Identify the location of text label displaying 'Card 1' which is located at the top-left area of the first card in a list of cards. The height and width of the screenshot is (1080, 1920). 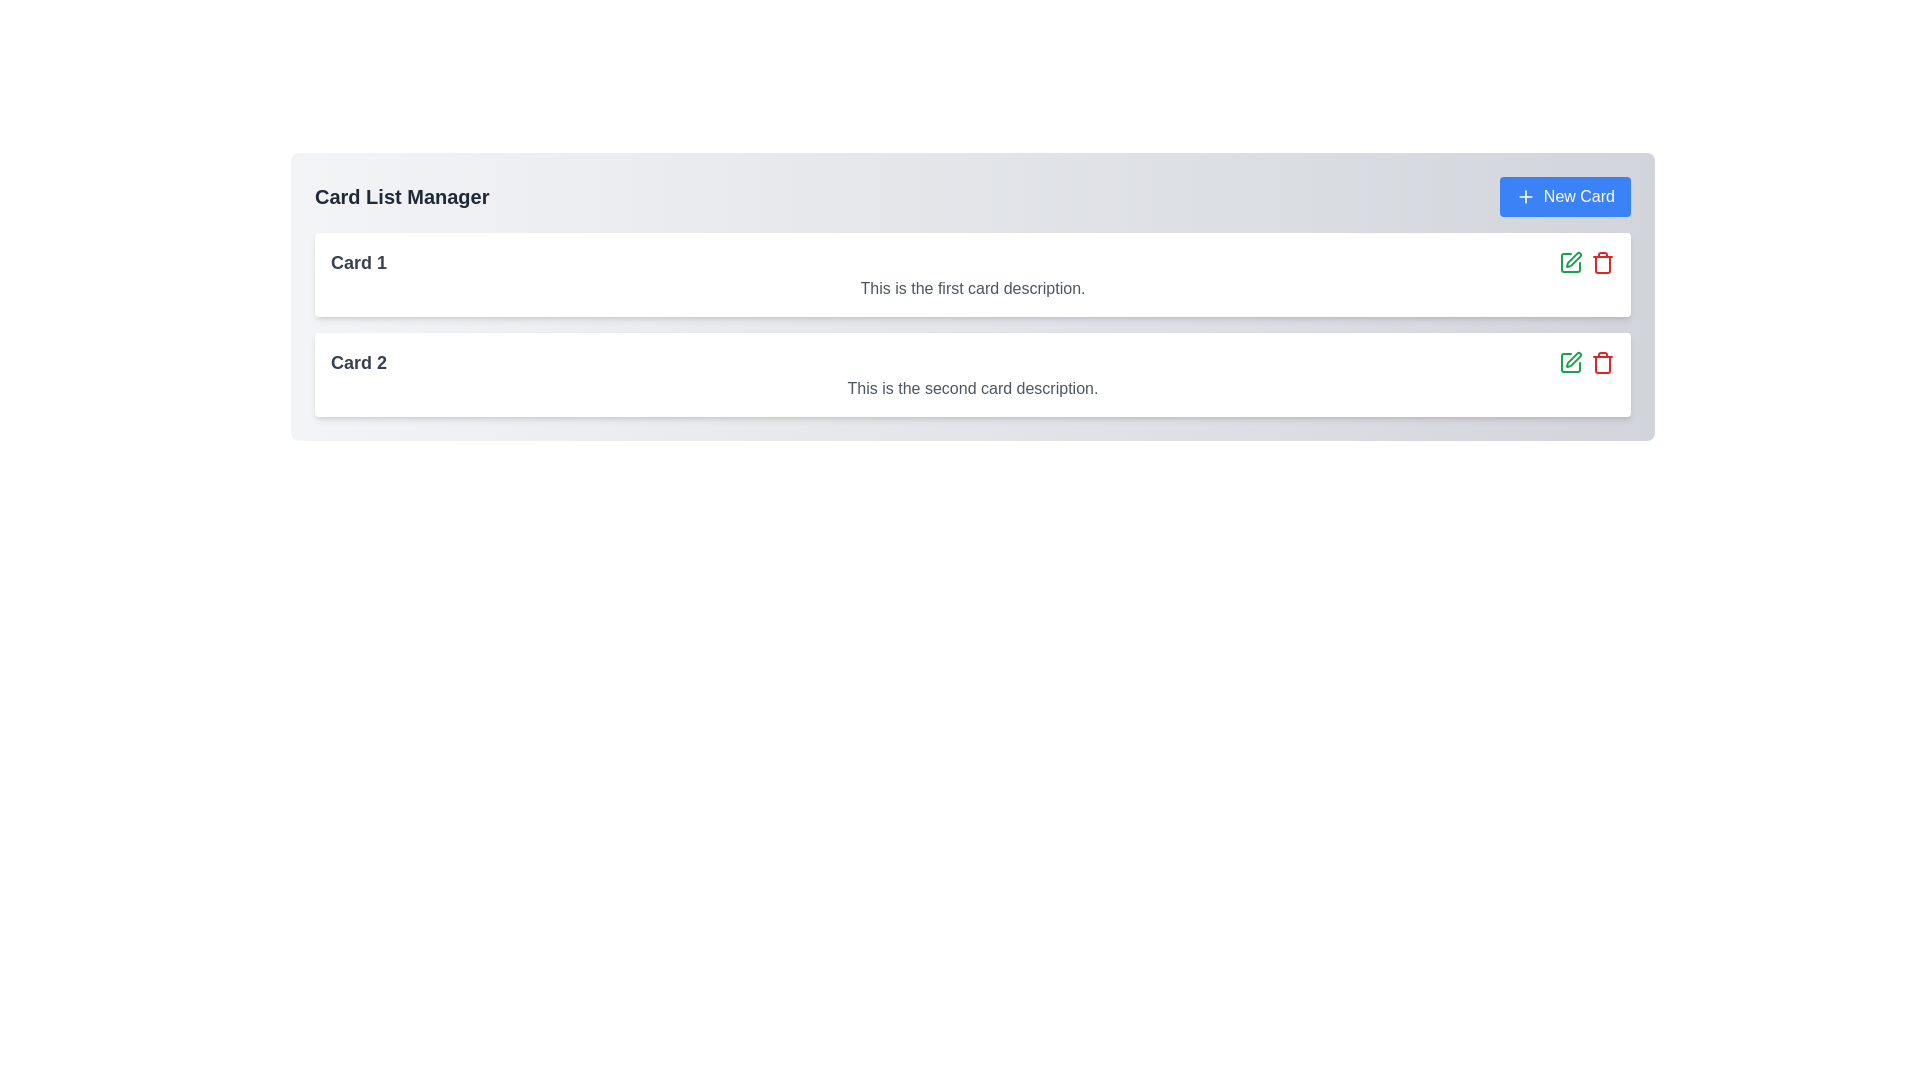
(359, 261).